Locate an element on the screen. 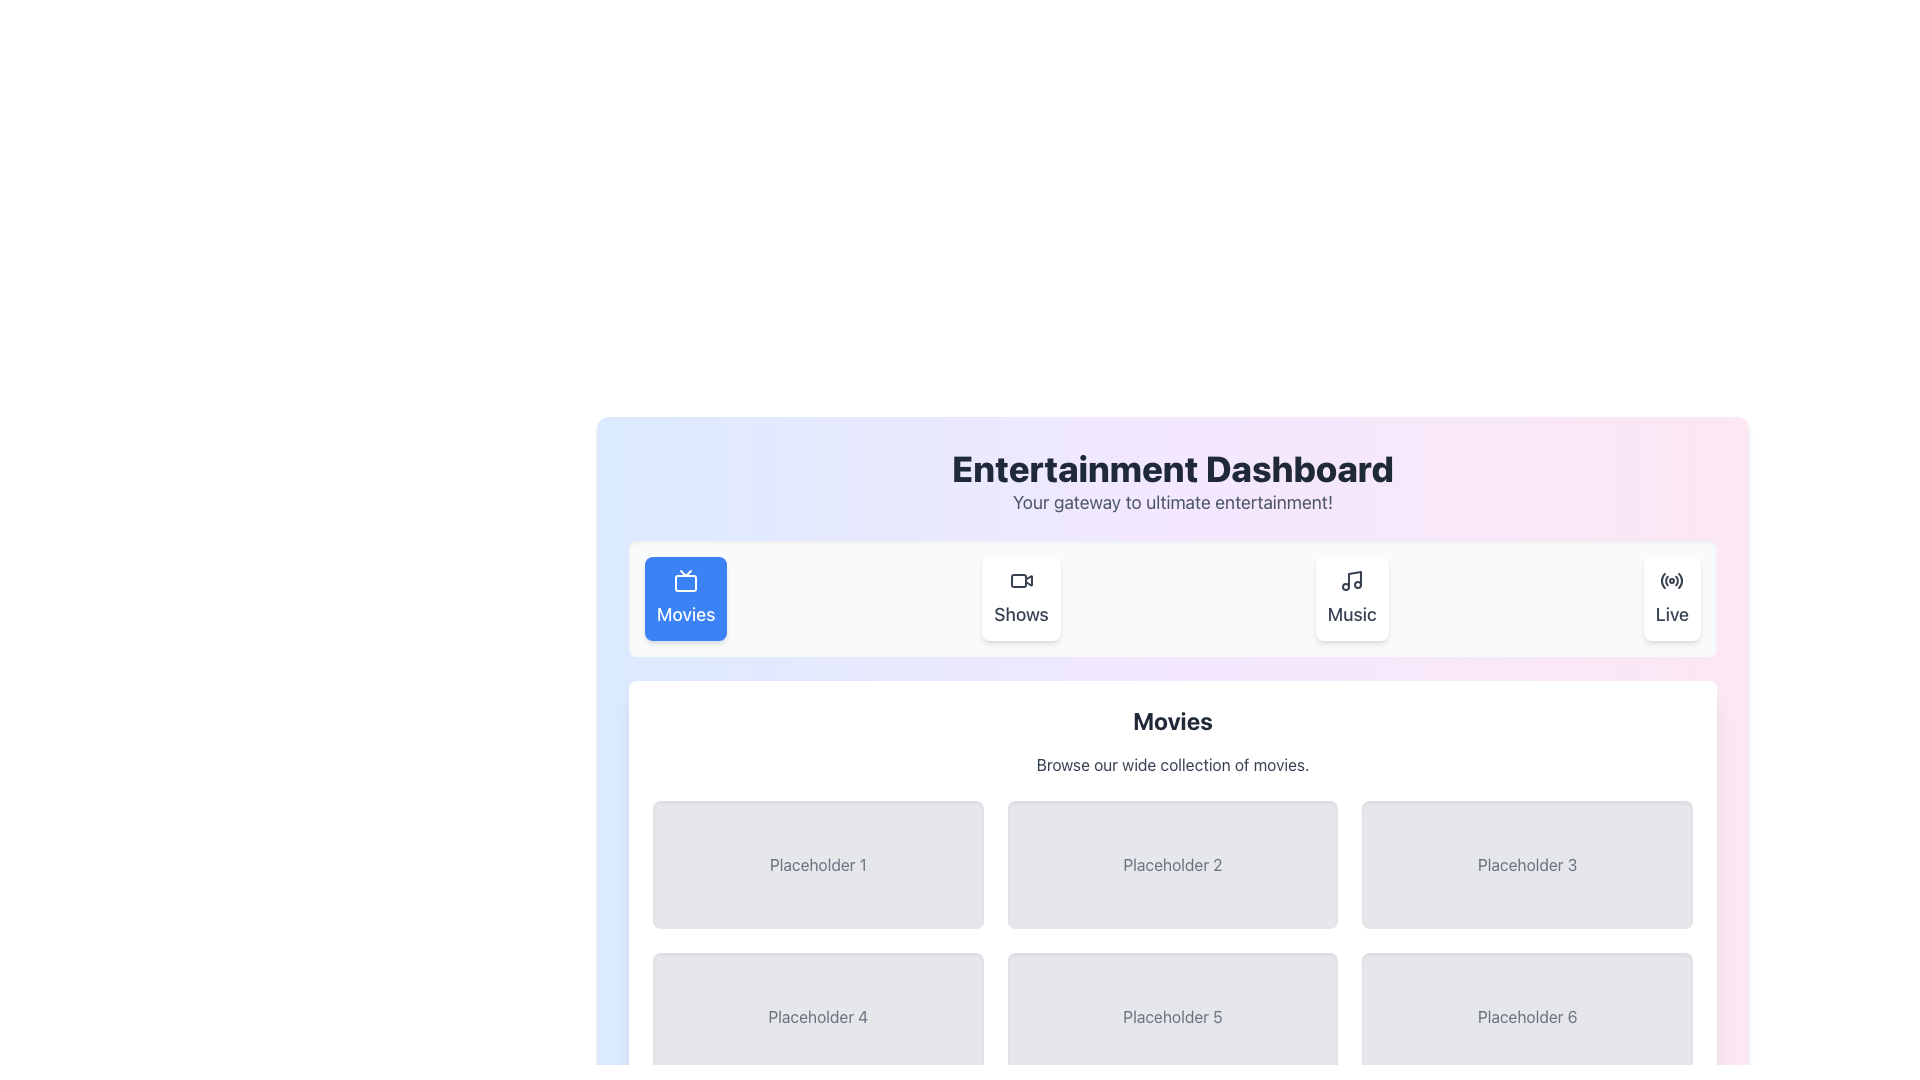 This screenshot has height=1080, width=1920. the 'Music' icon located in the navigation bar above the 'Music' text label is located at coordinates (1352, 581).